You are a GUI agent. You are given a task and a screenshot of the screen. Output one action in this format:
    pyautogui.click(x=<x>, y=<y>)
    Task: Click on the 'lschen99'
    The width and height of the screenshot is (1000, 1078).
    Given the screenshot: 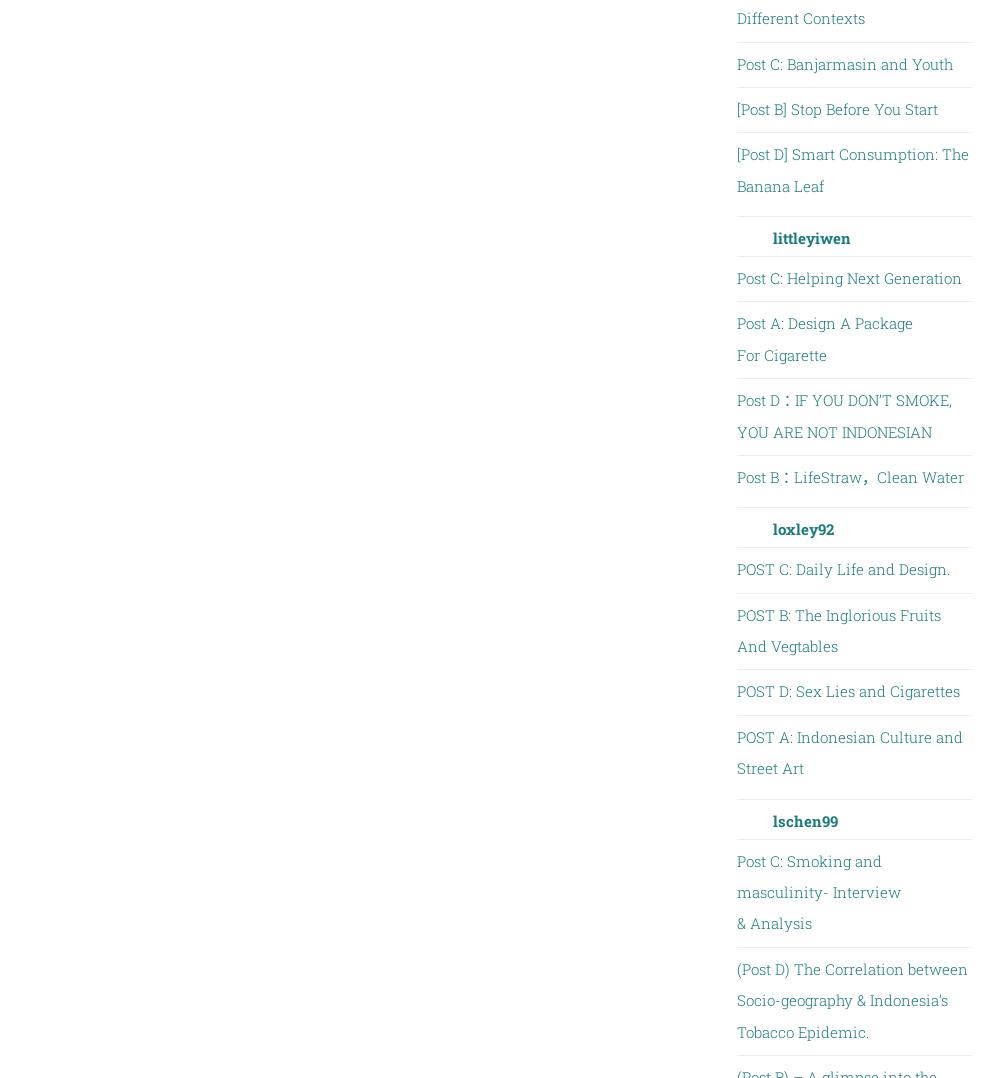 What is the action you would take?
    pyautogui.click(x=804, y=820)
    